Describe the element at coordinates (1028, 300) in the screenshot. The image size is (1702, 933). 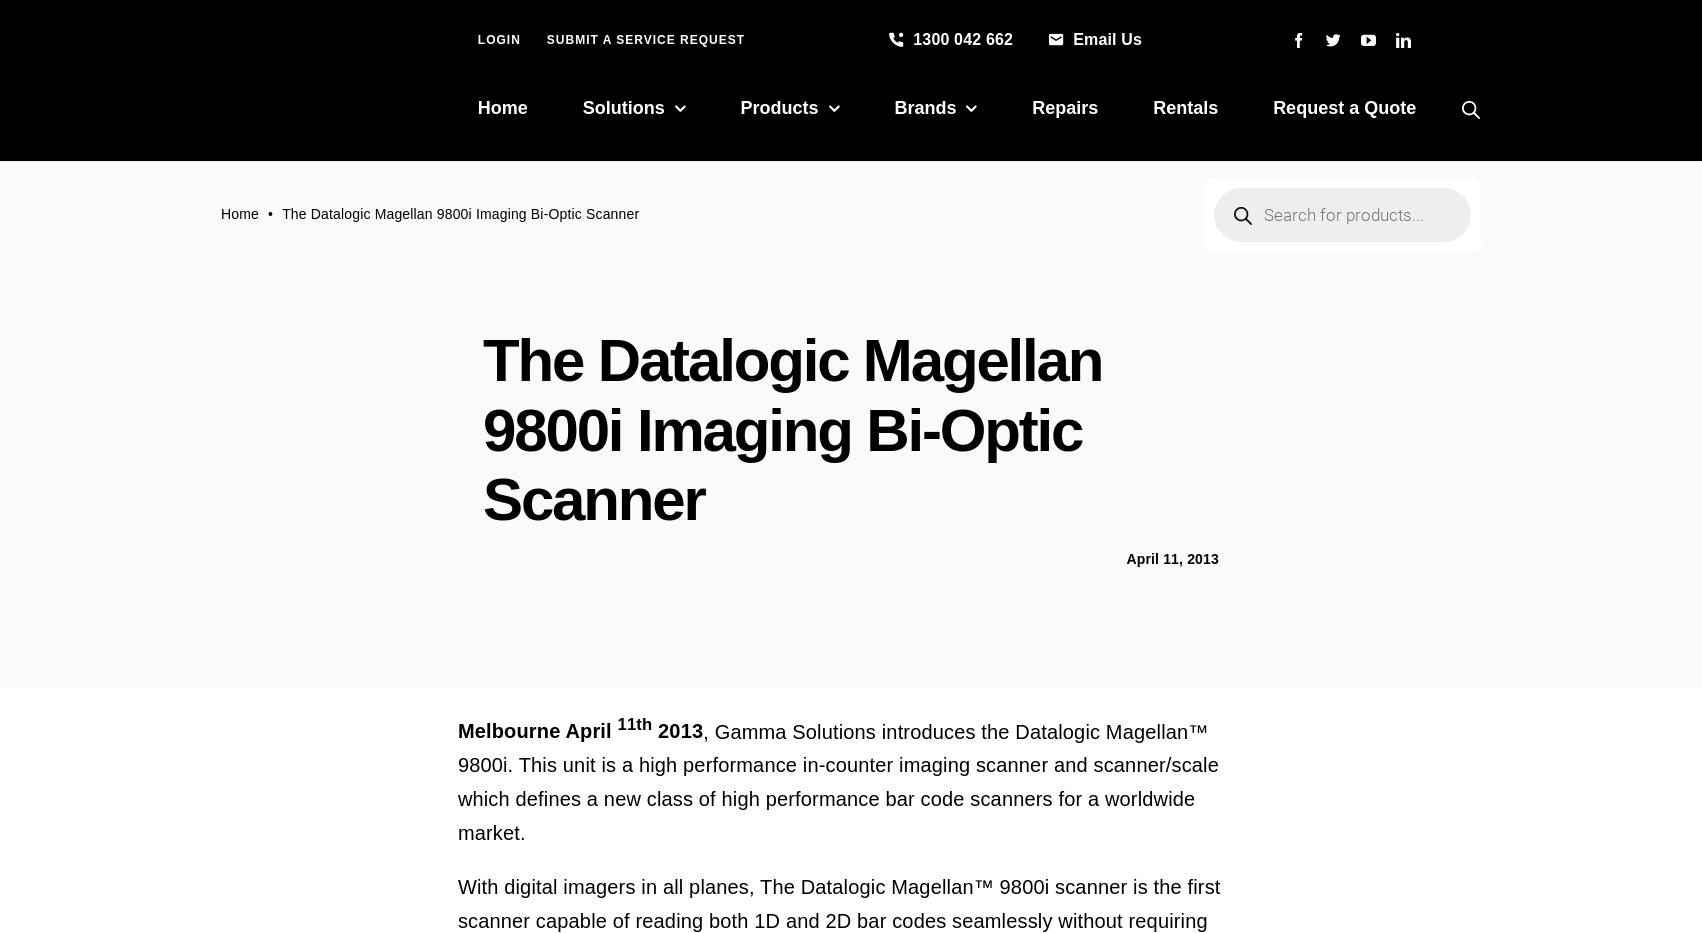
I see `'Heavy Duty Mobile Computers'` at that location.